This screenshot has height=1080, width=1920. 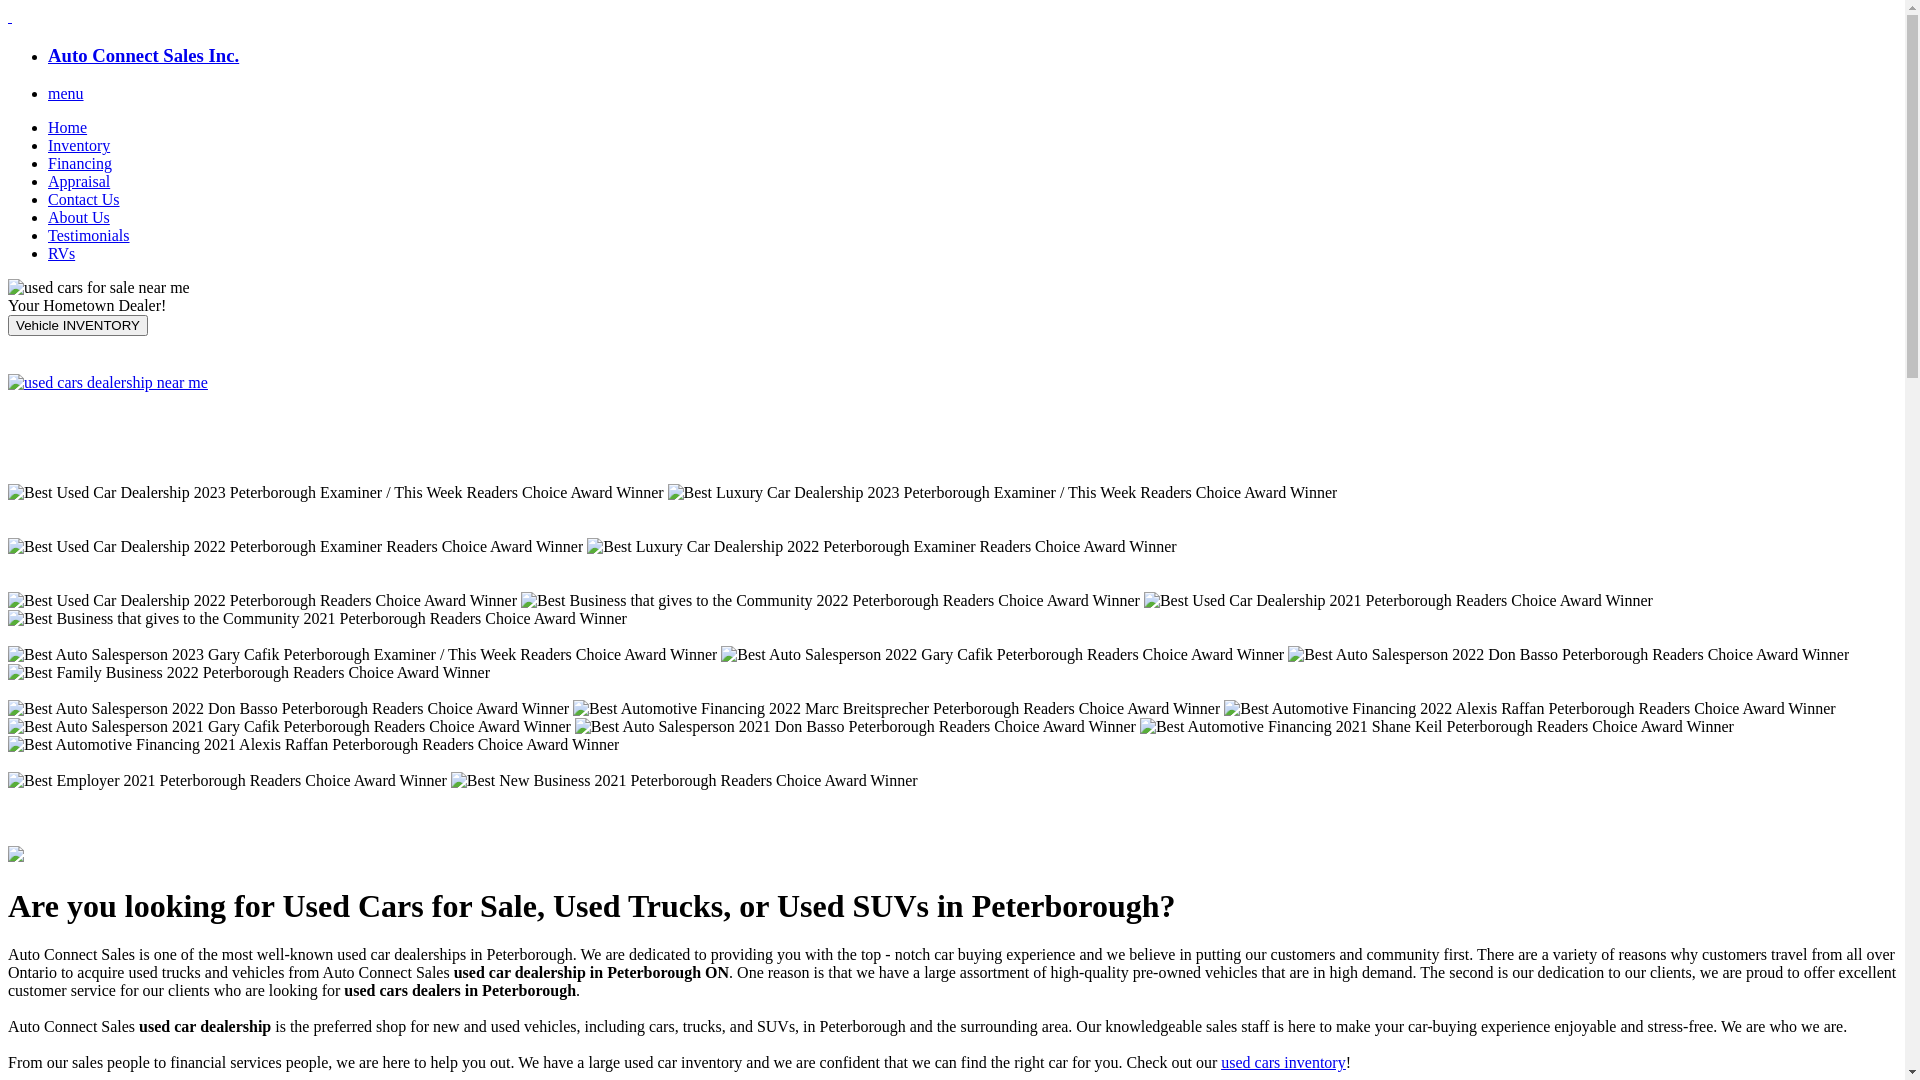 What do you see at coordinates (9, 16) in the screenshot?
I see `' '` at bounding box center [9, 16].